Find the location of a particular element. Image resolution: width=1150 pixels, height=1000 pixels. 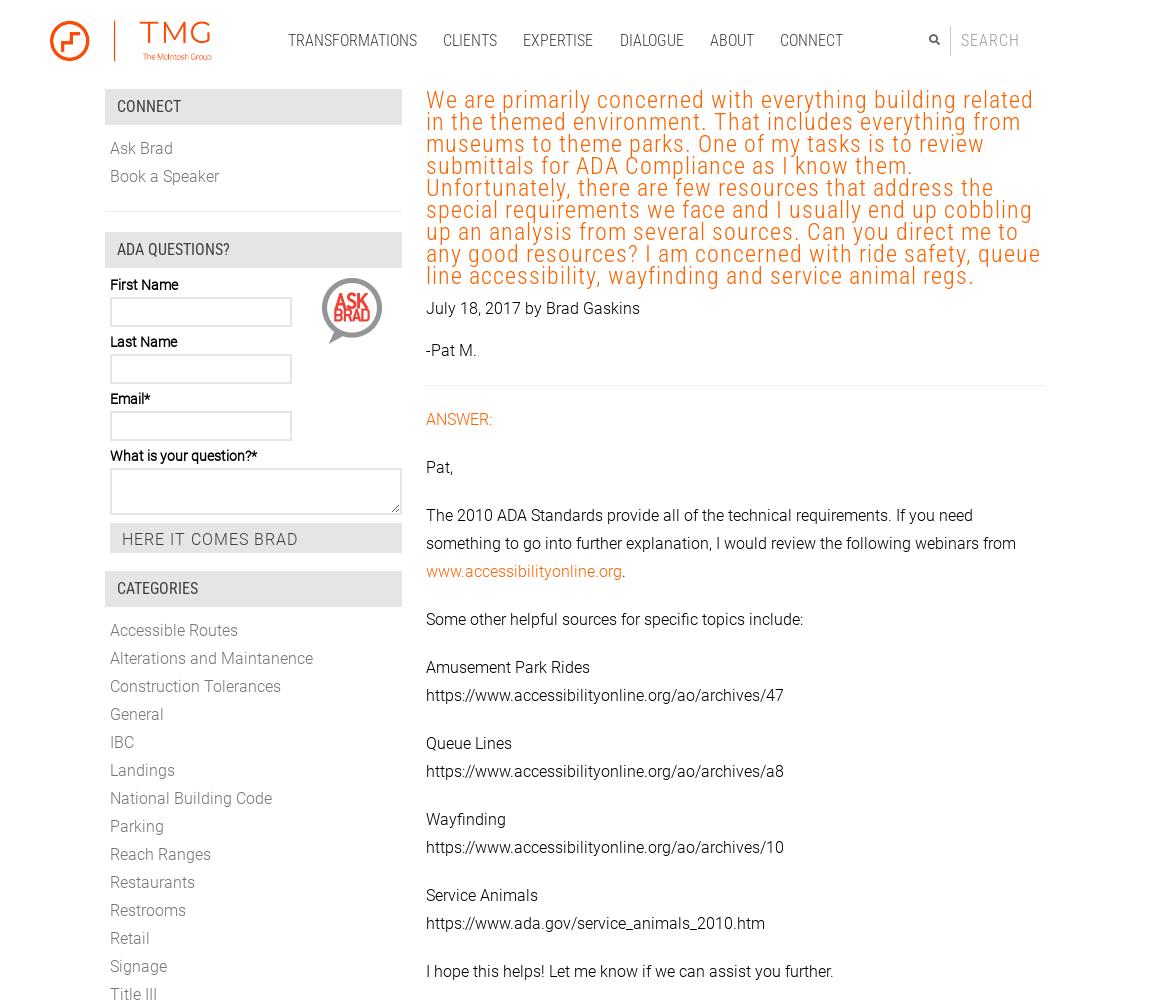

'https://www.ada.gov/service_animals_2010.htm' is located at coordinates (594, 922).